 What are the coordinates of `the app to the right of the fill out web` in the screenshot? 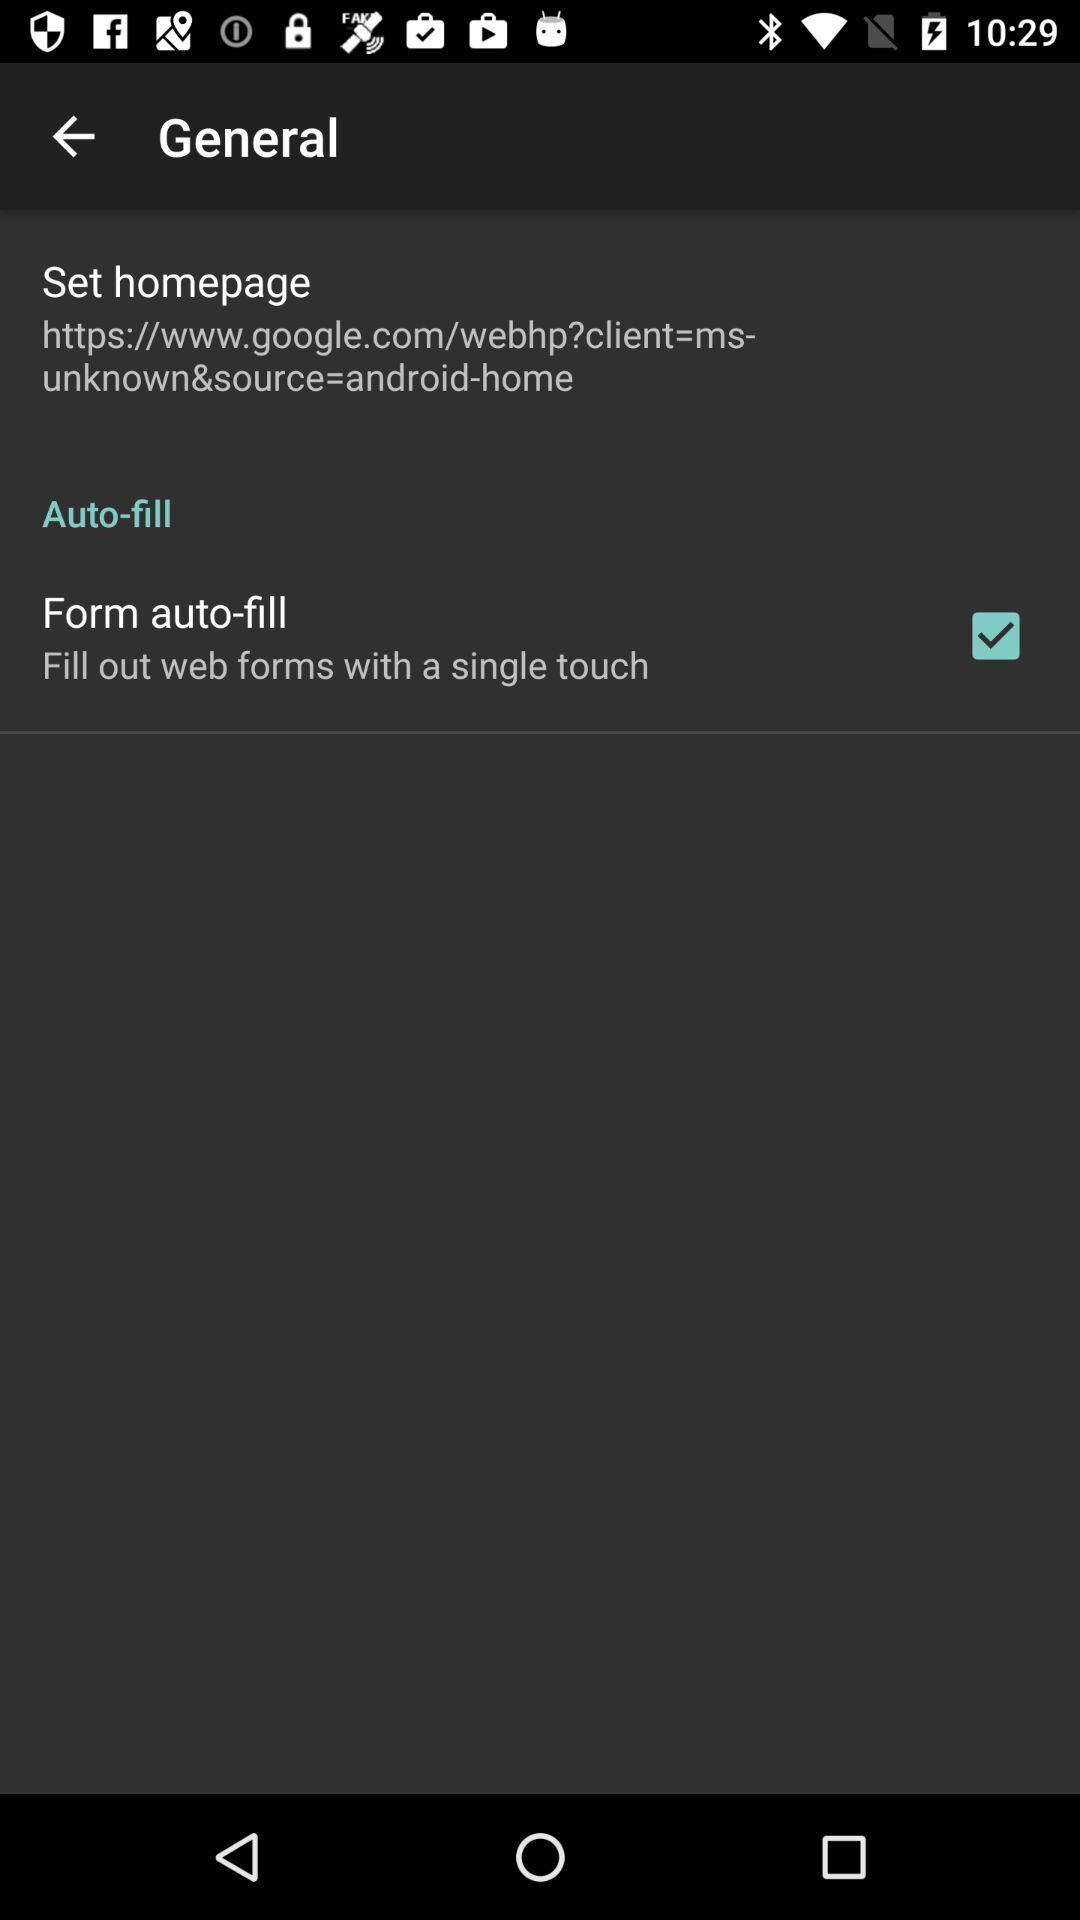 It's located at (995, 634).